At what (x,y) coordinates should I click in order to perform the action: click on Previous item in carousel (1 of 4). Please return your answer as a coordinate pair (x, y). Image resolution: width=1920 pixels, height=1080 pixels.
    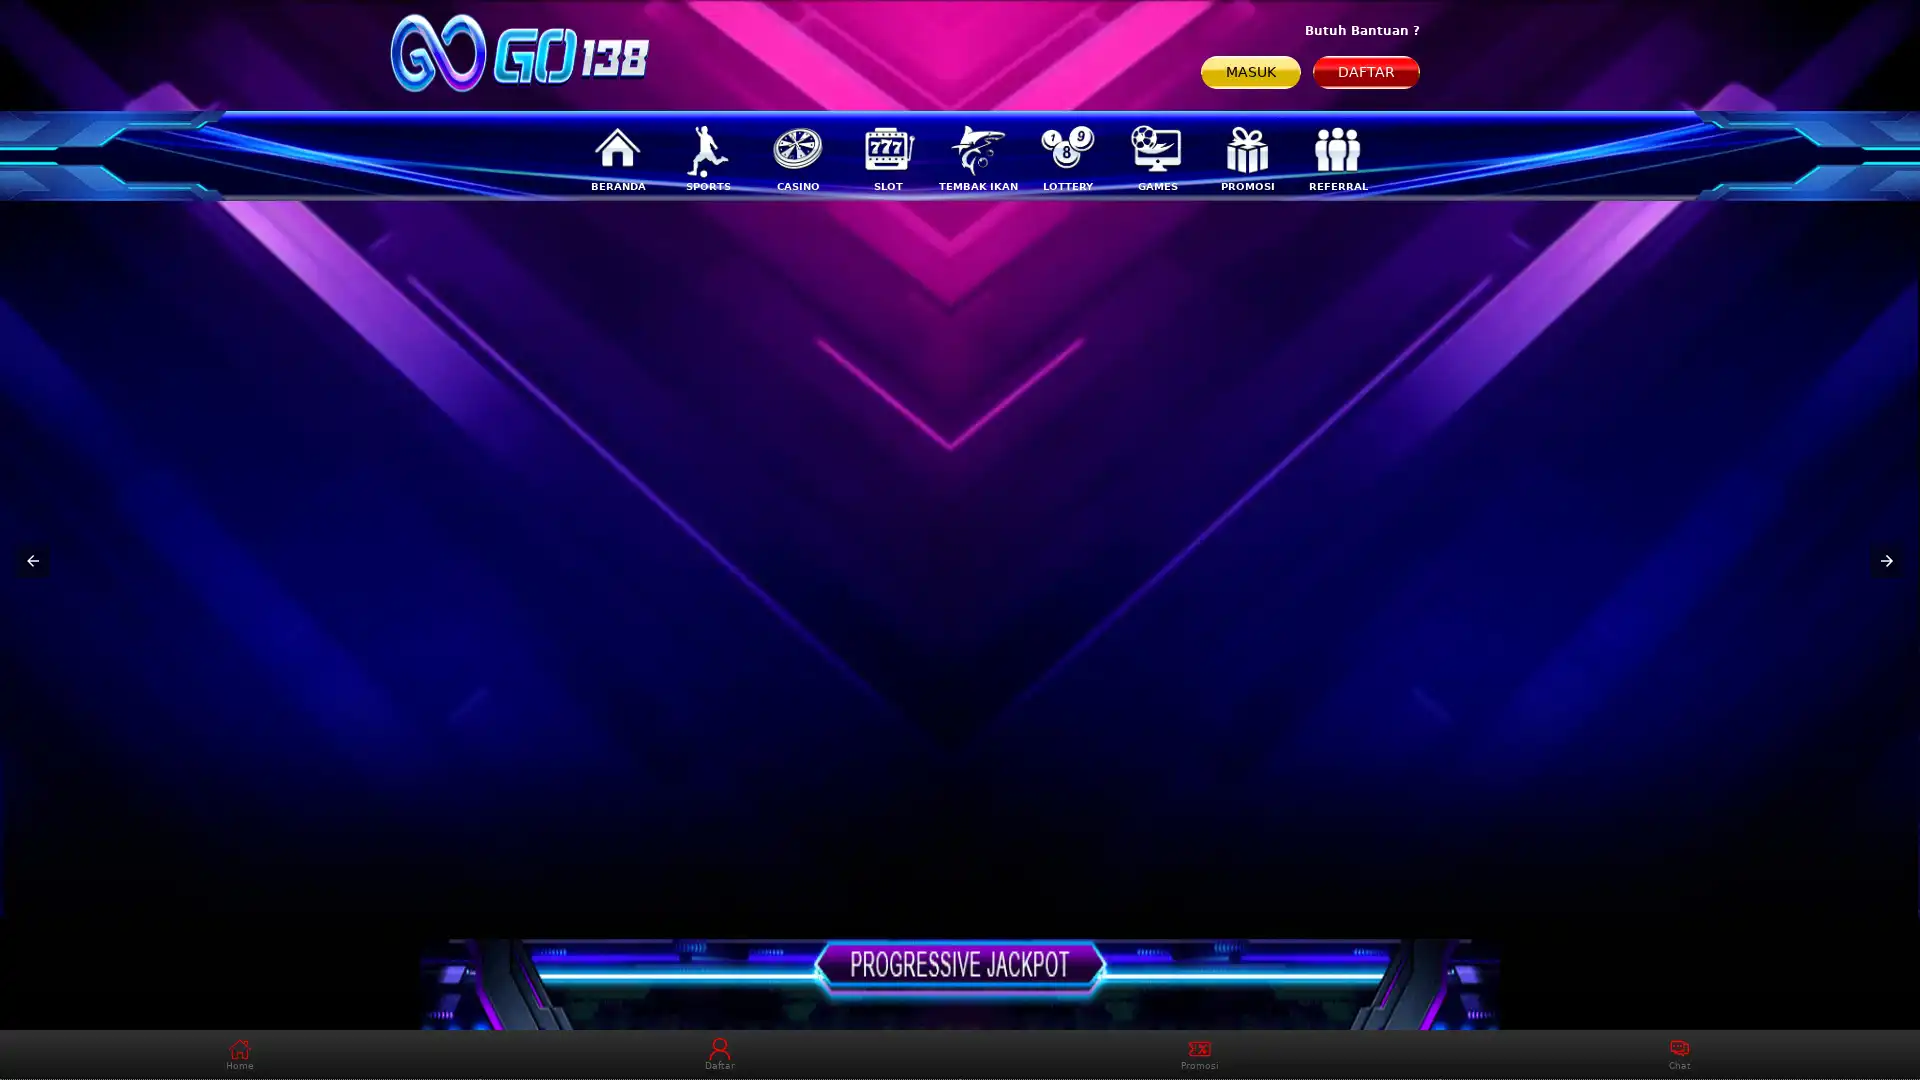
    Looking at the image, I should click on (33, 560).